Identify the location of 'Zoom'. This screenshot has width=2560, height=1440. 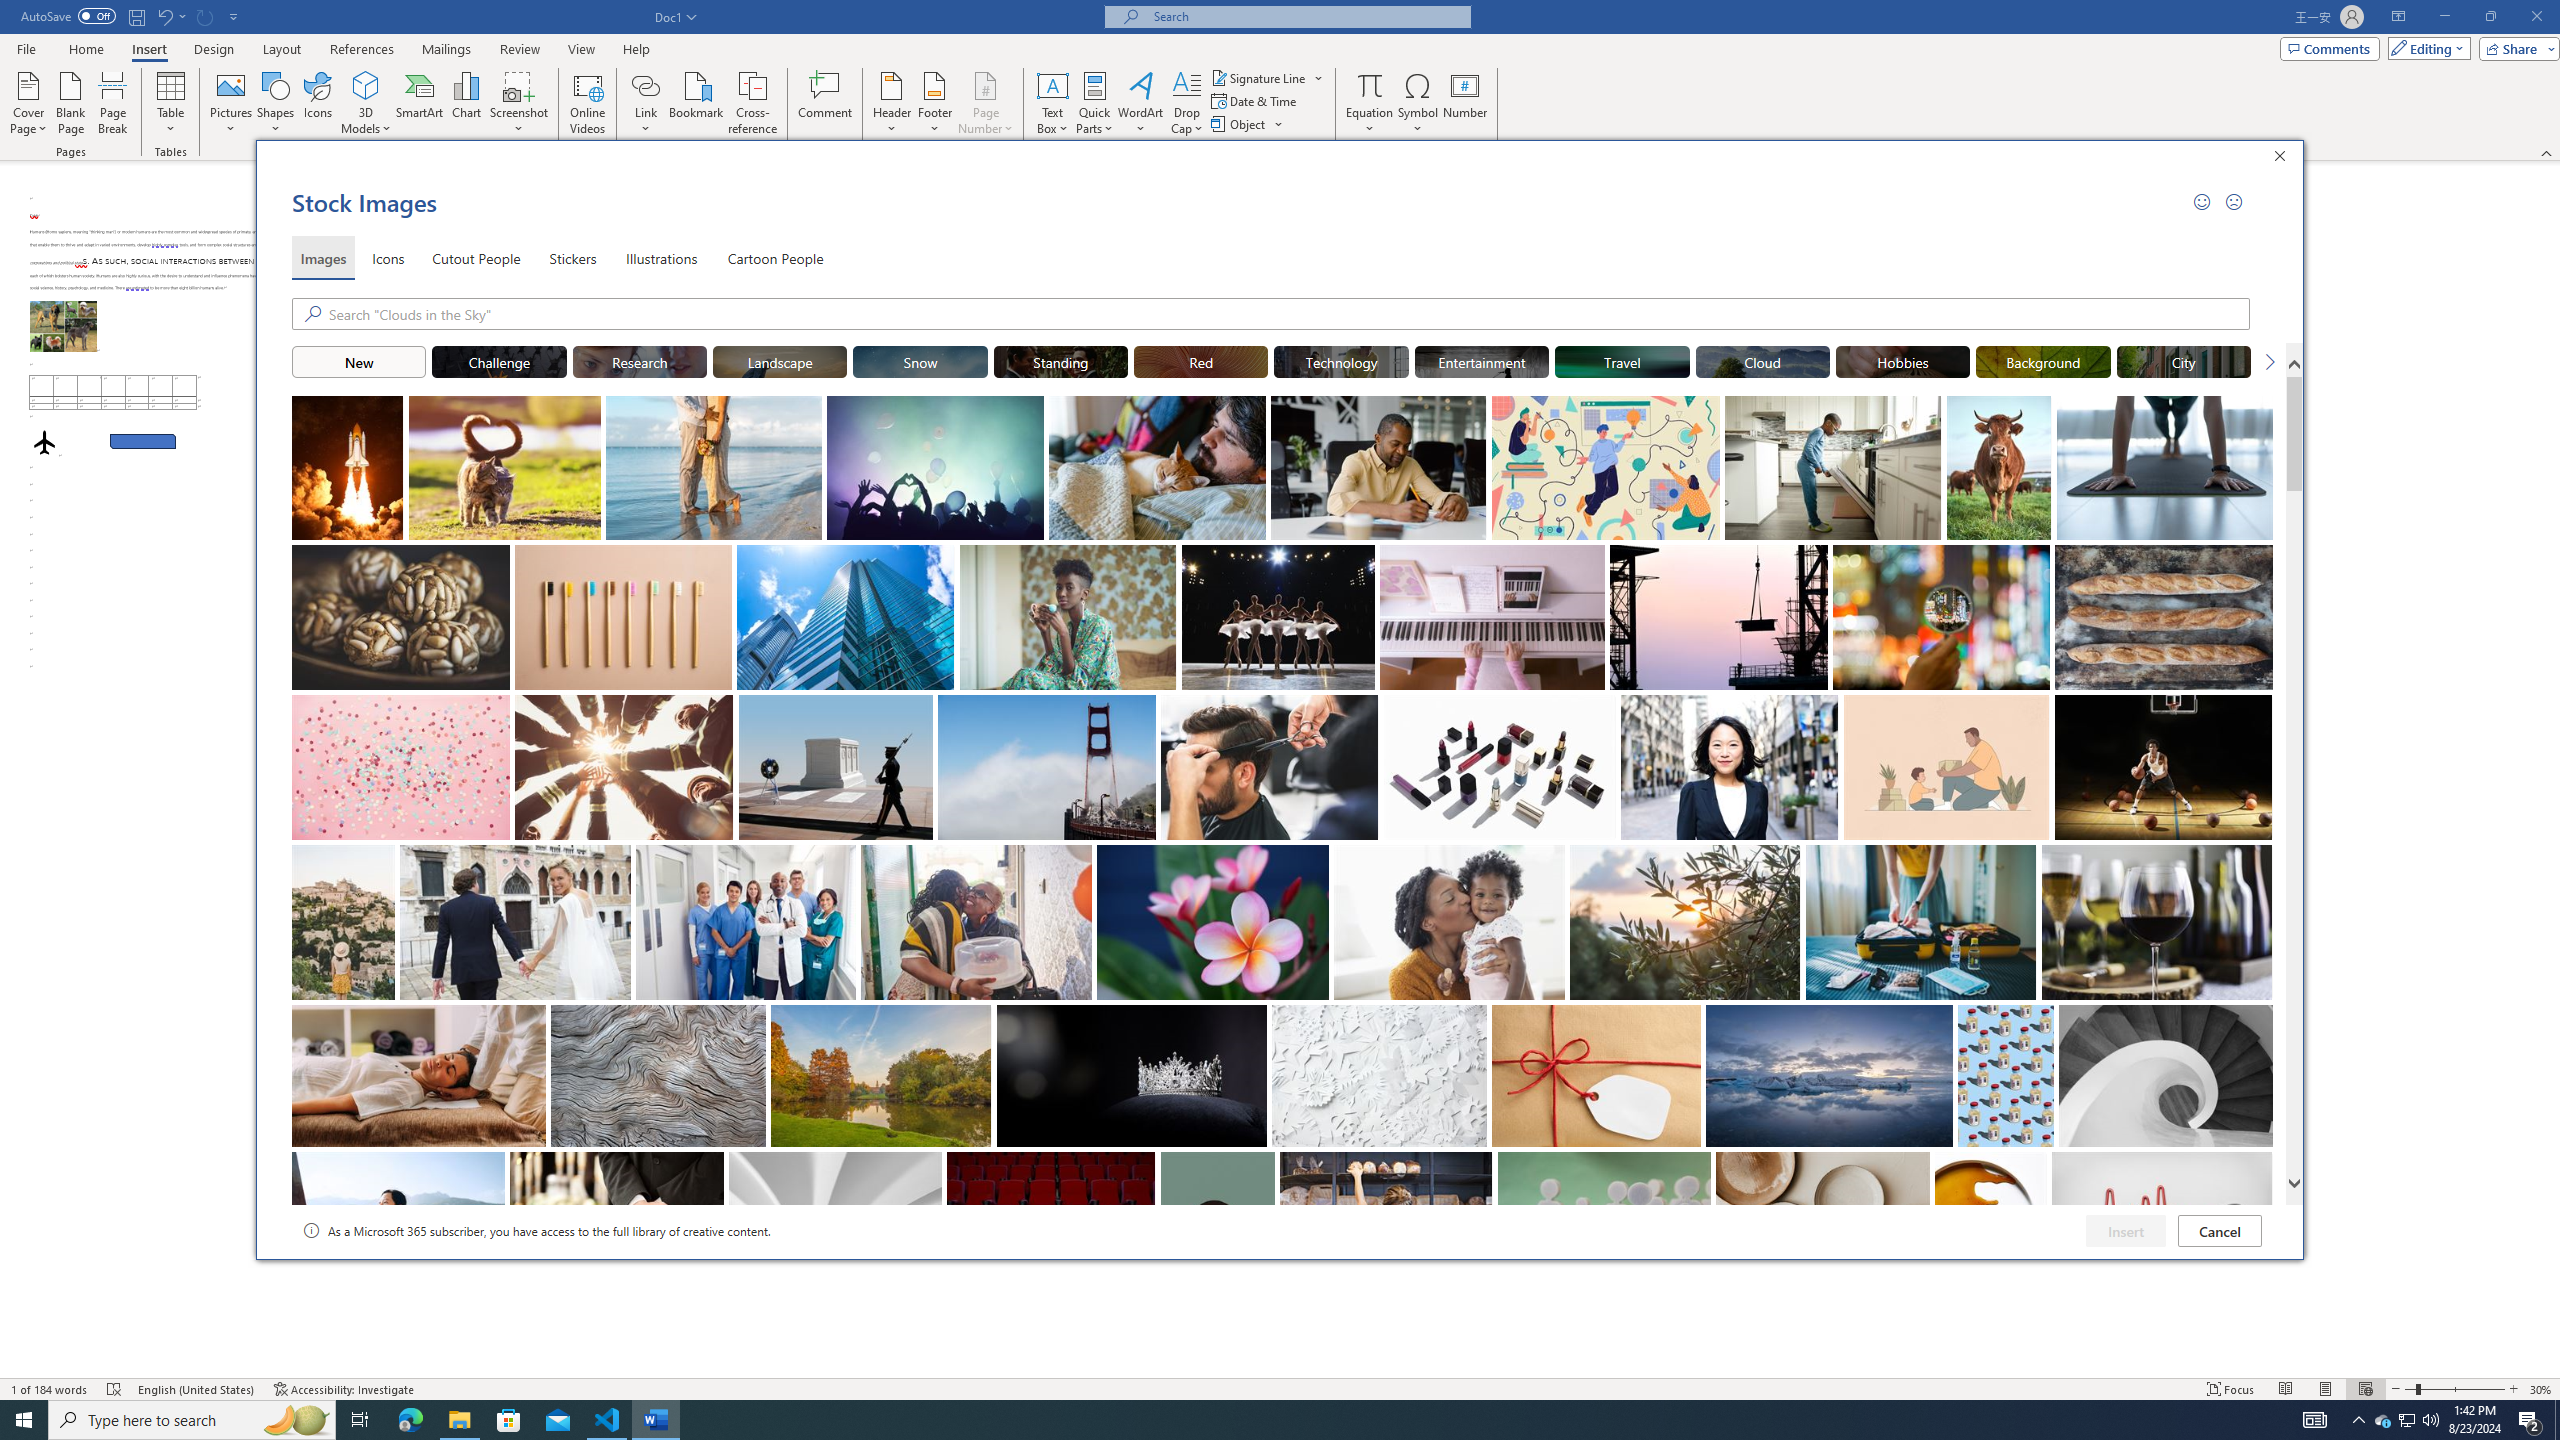
(2454, 1389).